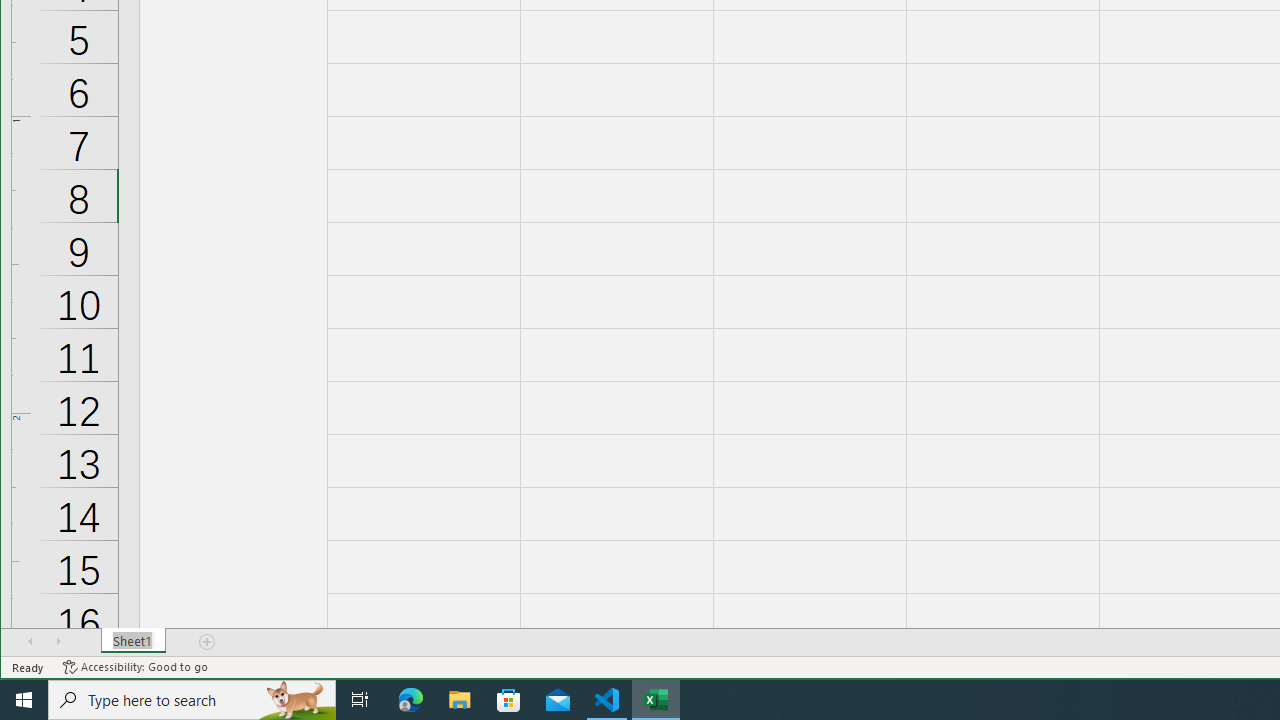 This screenshot has height=720, width=1280. Describe the element at coordinates (459, 698) in the screenshot. I see `'File Explorer'` at that location.